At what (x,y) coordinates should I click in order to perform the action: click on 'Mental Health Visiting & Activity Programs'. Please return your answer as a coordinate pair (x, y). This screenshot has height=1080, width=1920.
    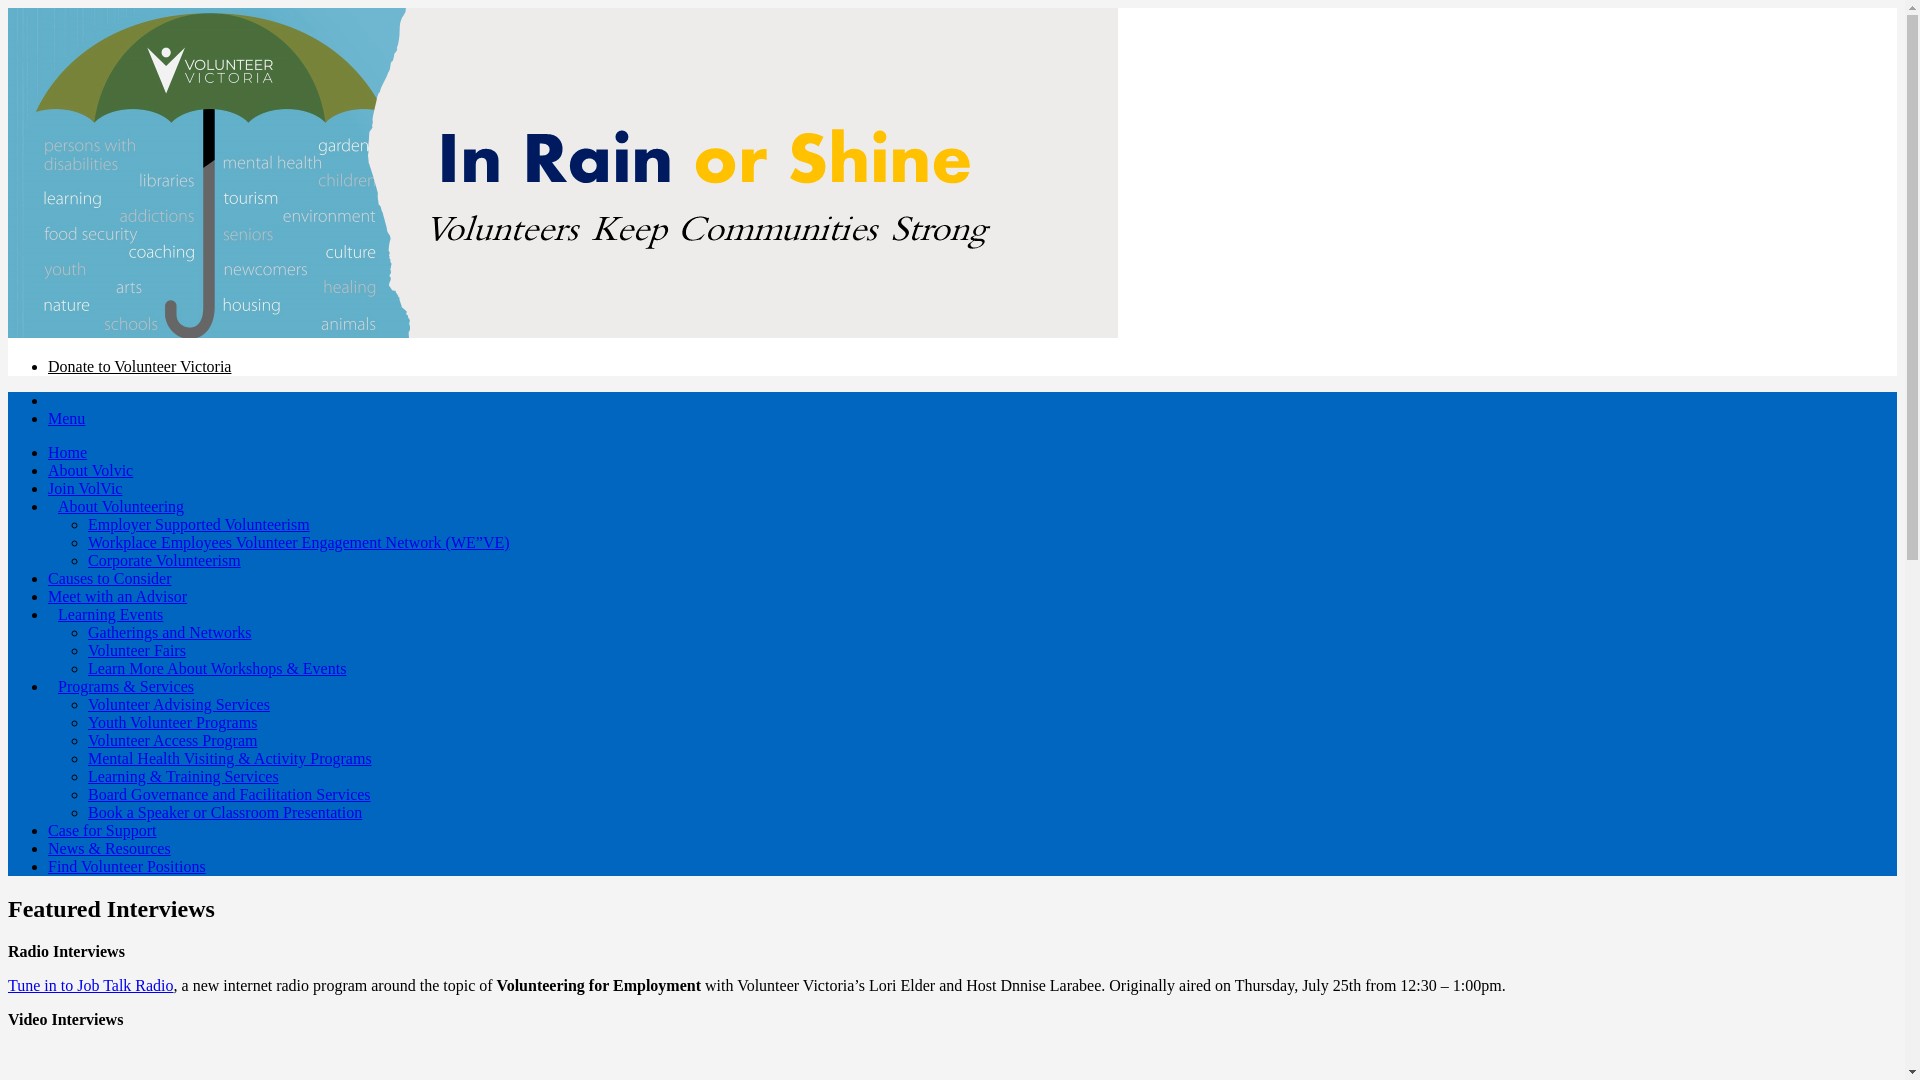
    Looking at the image, I should click on (230, 758).